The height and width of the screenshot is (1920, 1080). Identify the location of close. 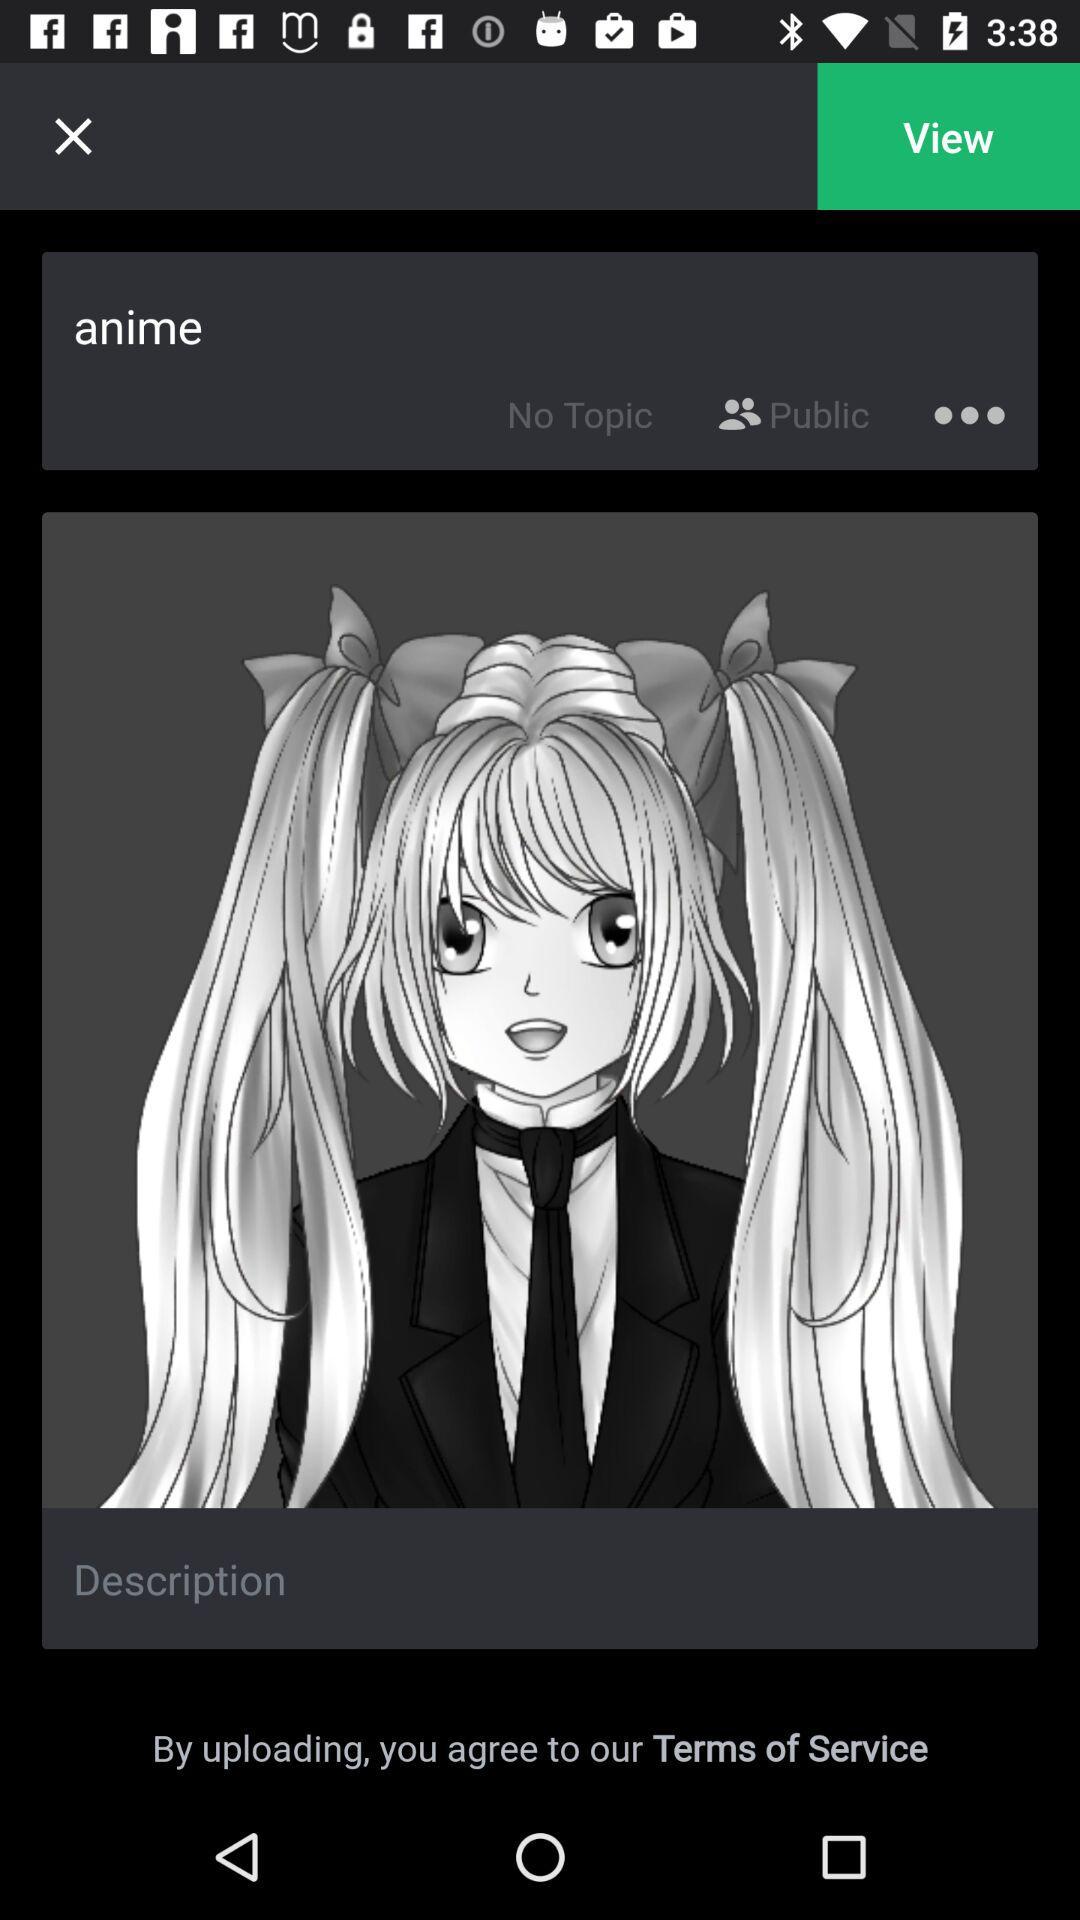
(72, 135).